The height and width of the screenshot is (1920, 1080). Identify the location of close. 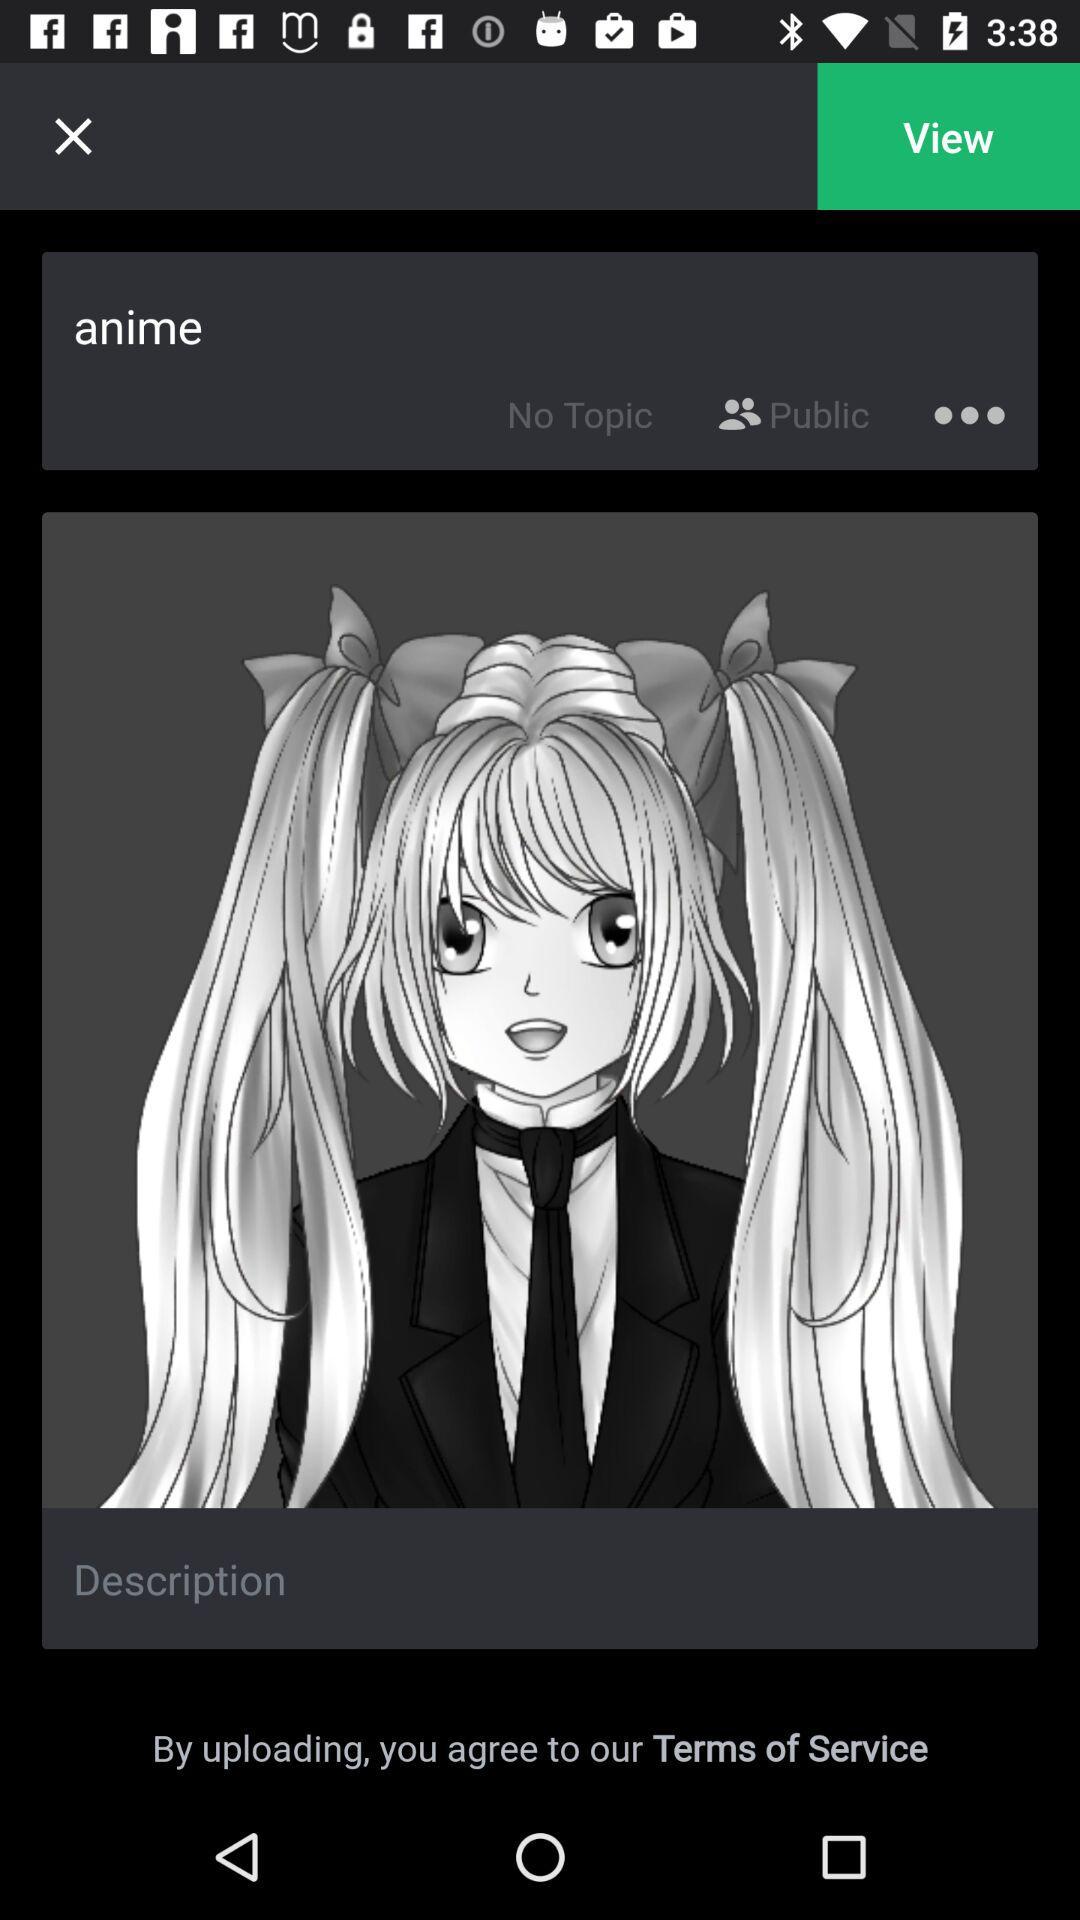
(72, 135).